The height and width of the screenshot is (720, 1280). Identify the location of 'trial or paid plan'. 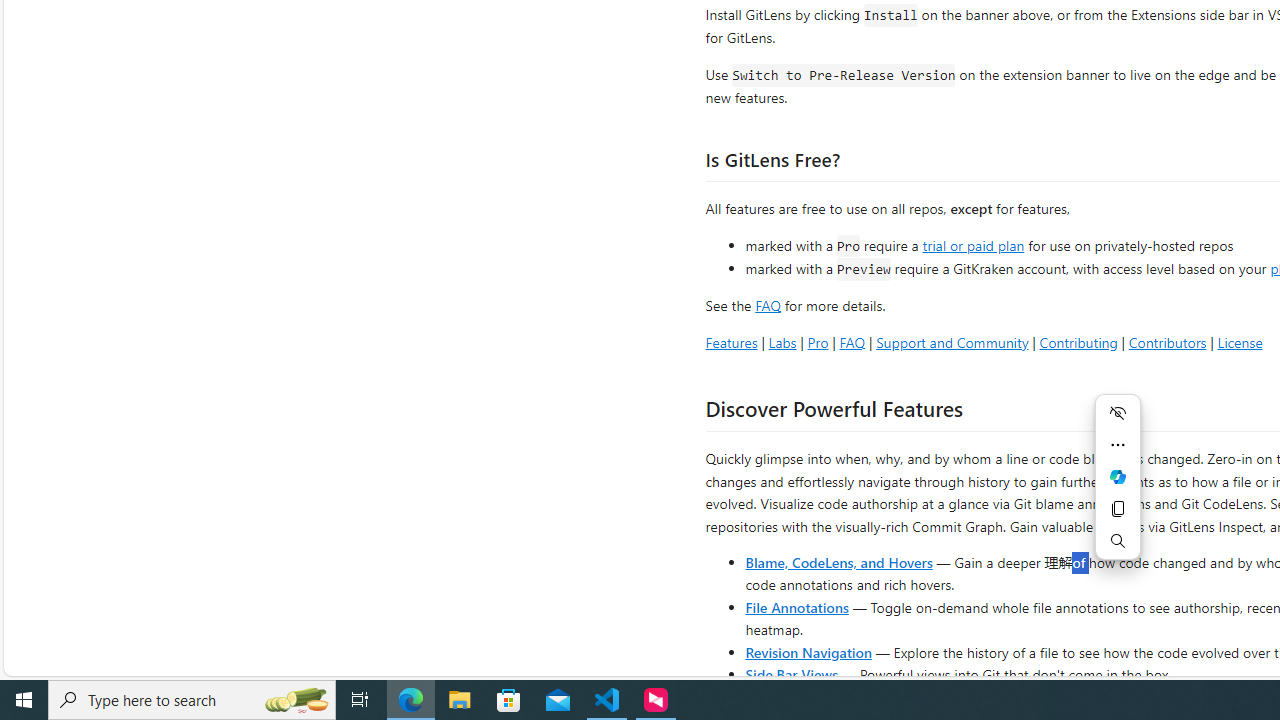
(973, 243).